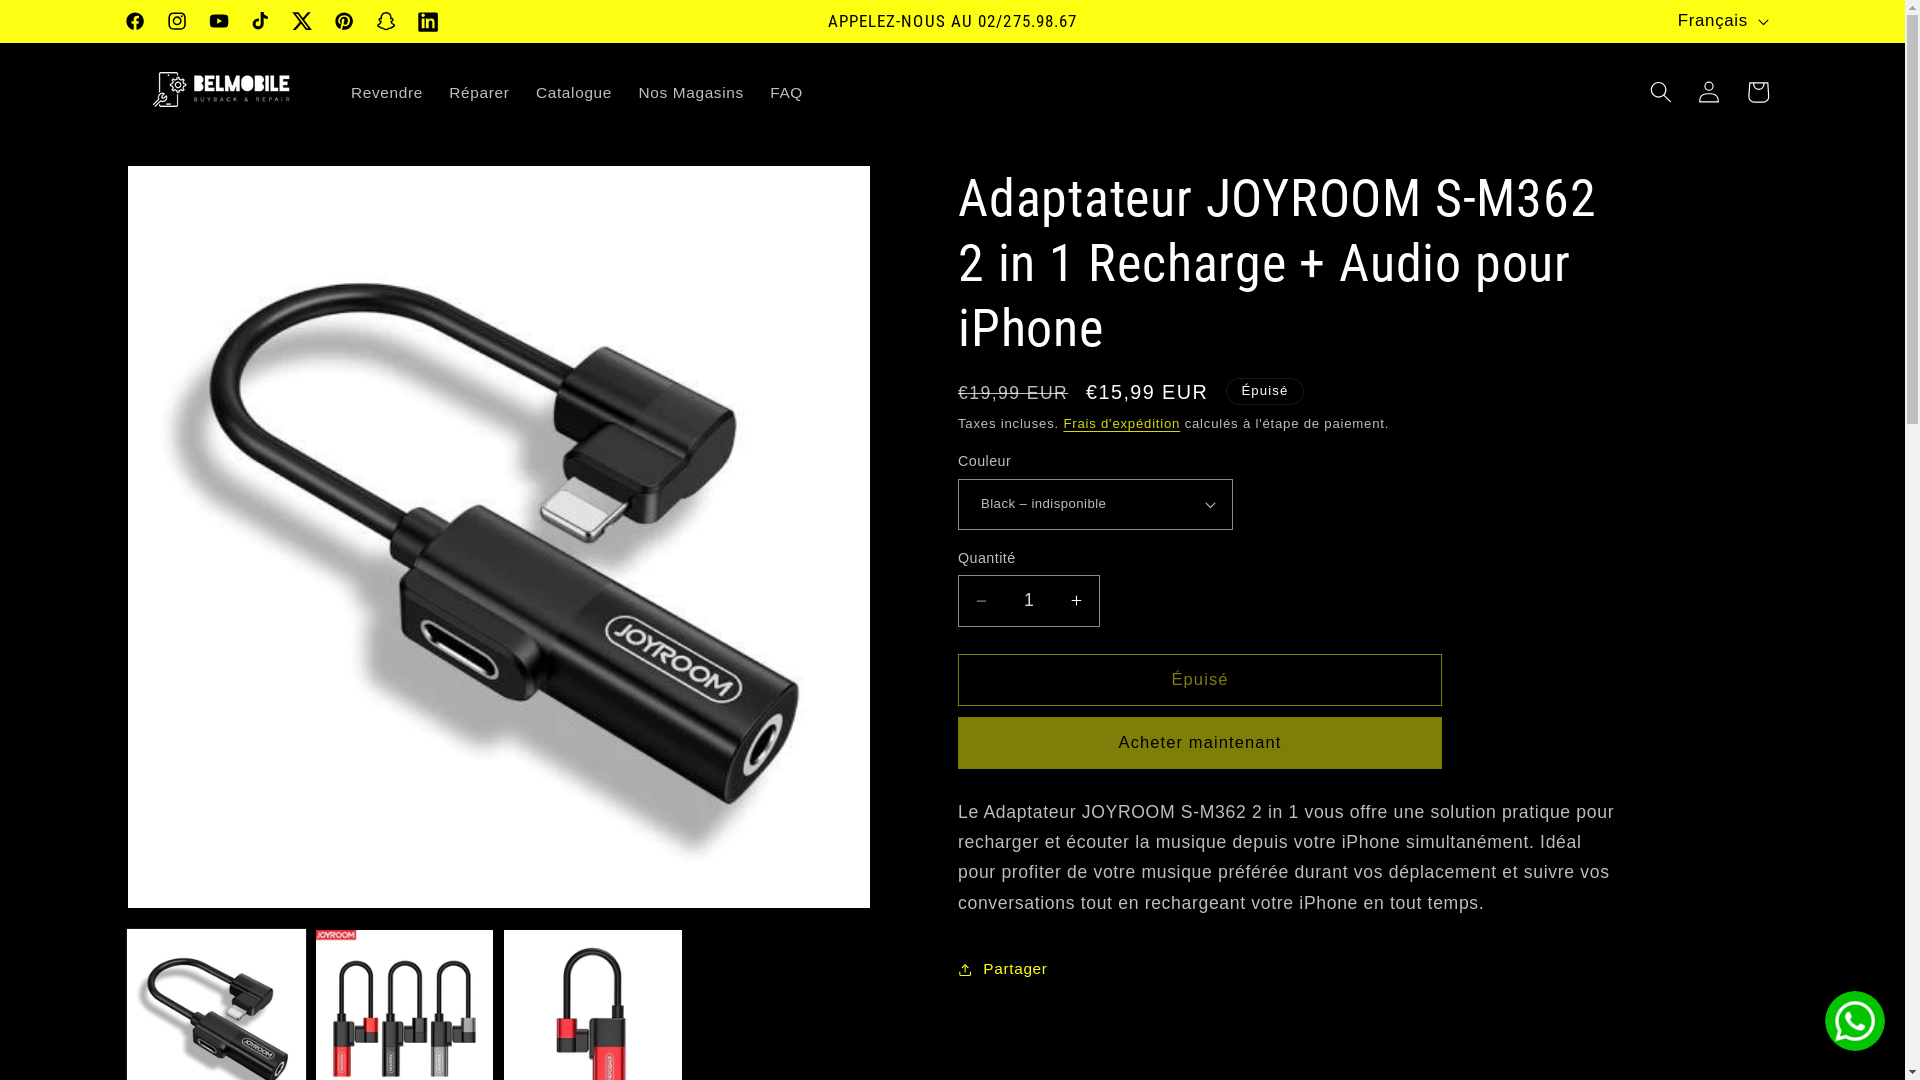 The image size is (1920, 1080). What do you see at coordinates (573, 92) in the screenshot?
I see `'Catalogue'` at bounding box center [573, 92].